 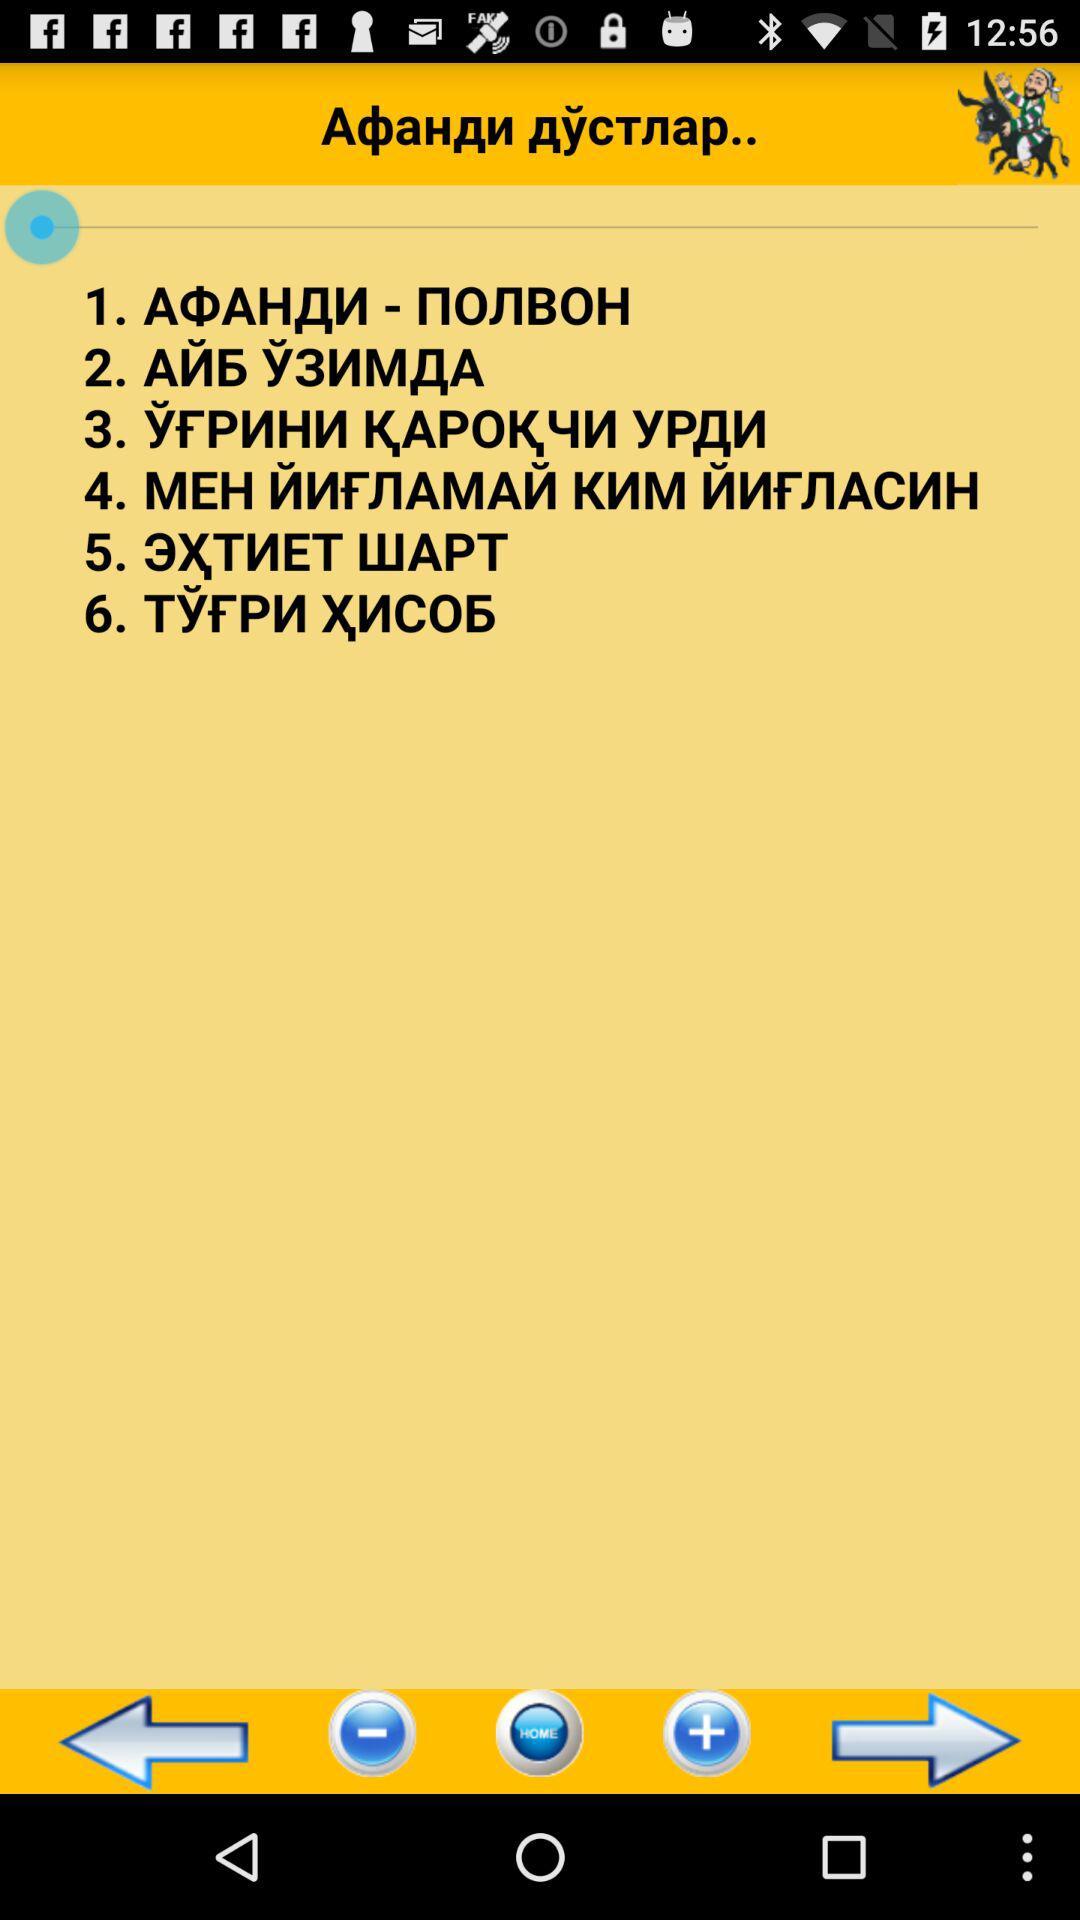 What do you see at coordinates (935, 1740) in the screenshot?
I see `icon at the bottom right corner` at bounding box center [935, 1740].